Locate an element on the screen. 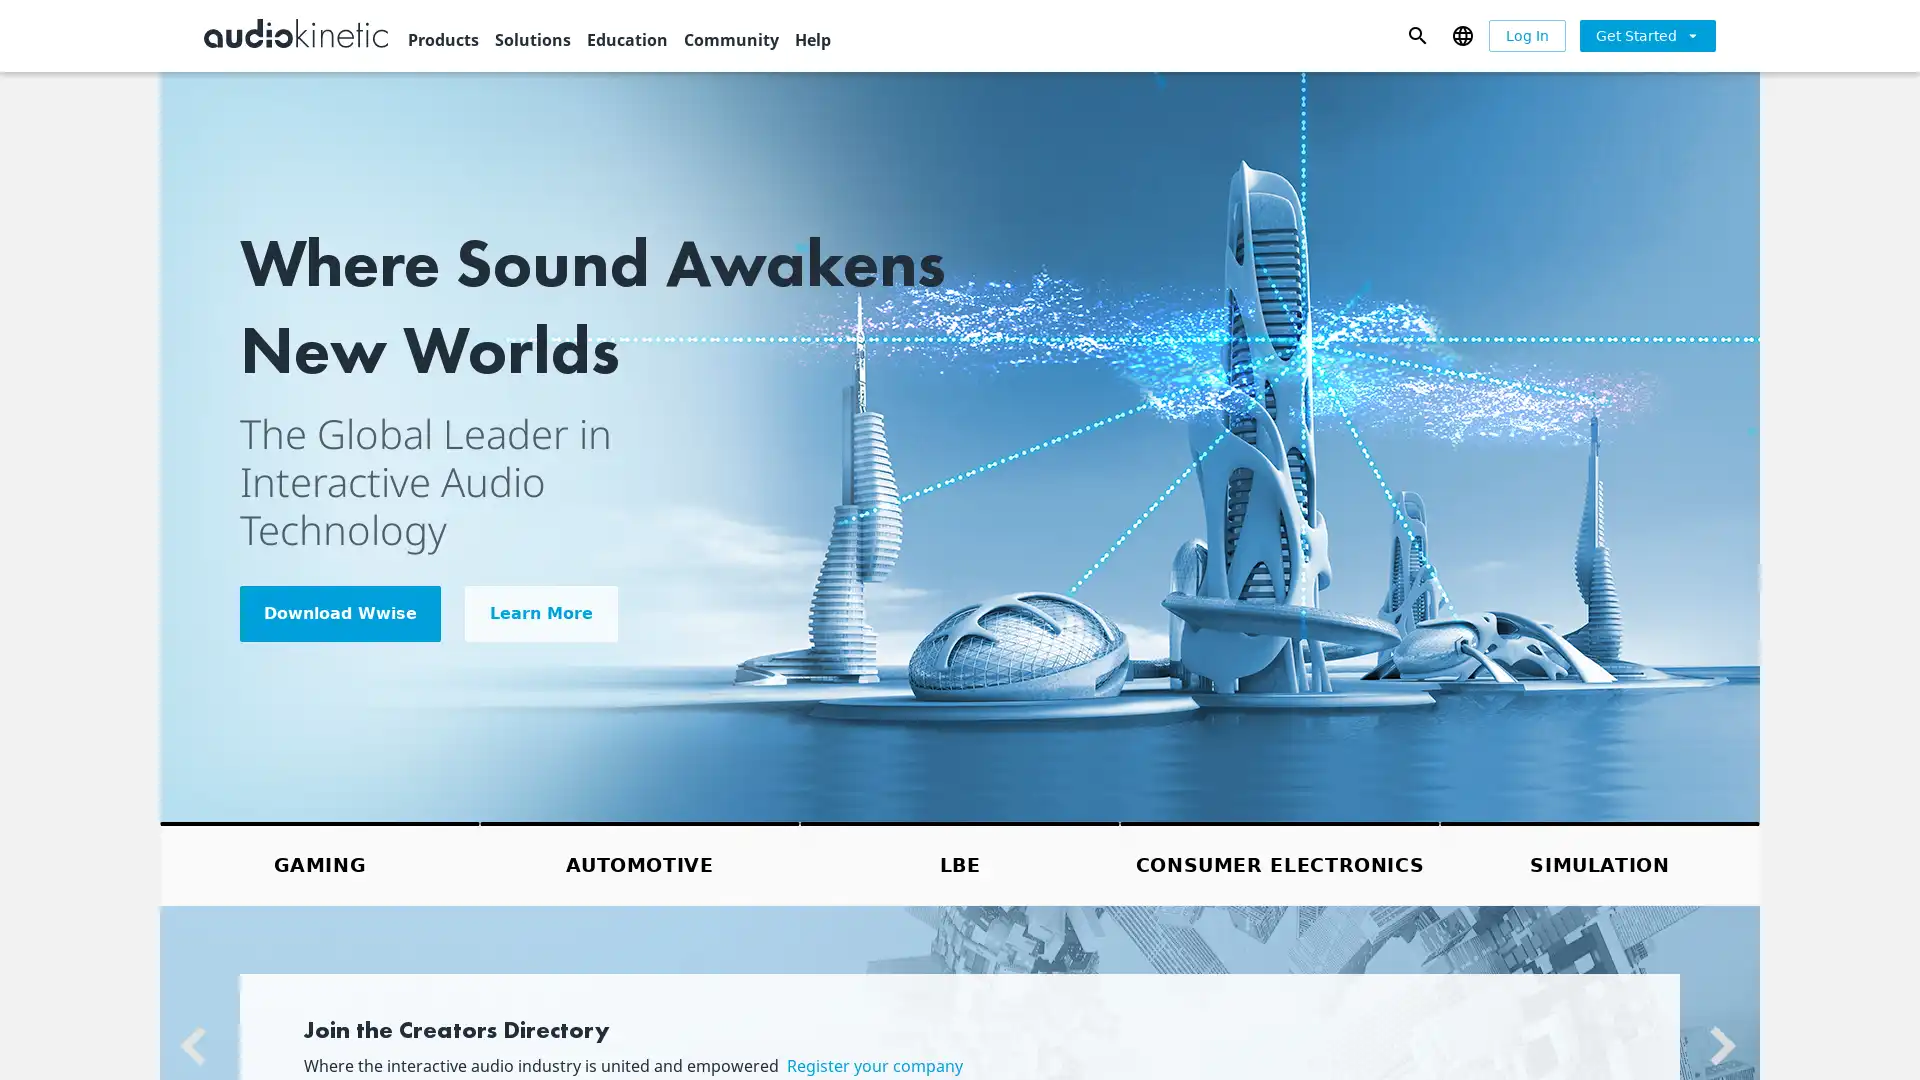  Get Started arrow_drop_down is located at coordinates (1647, 34).